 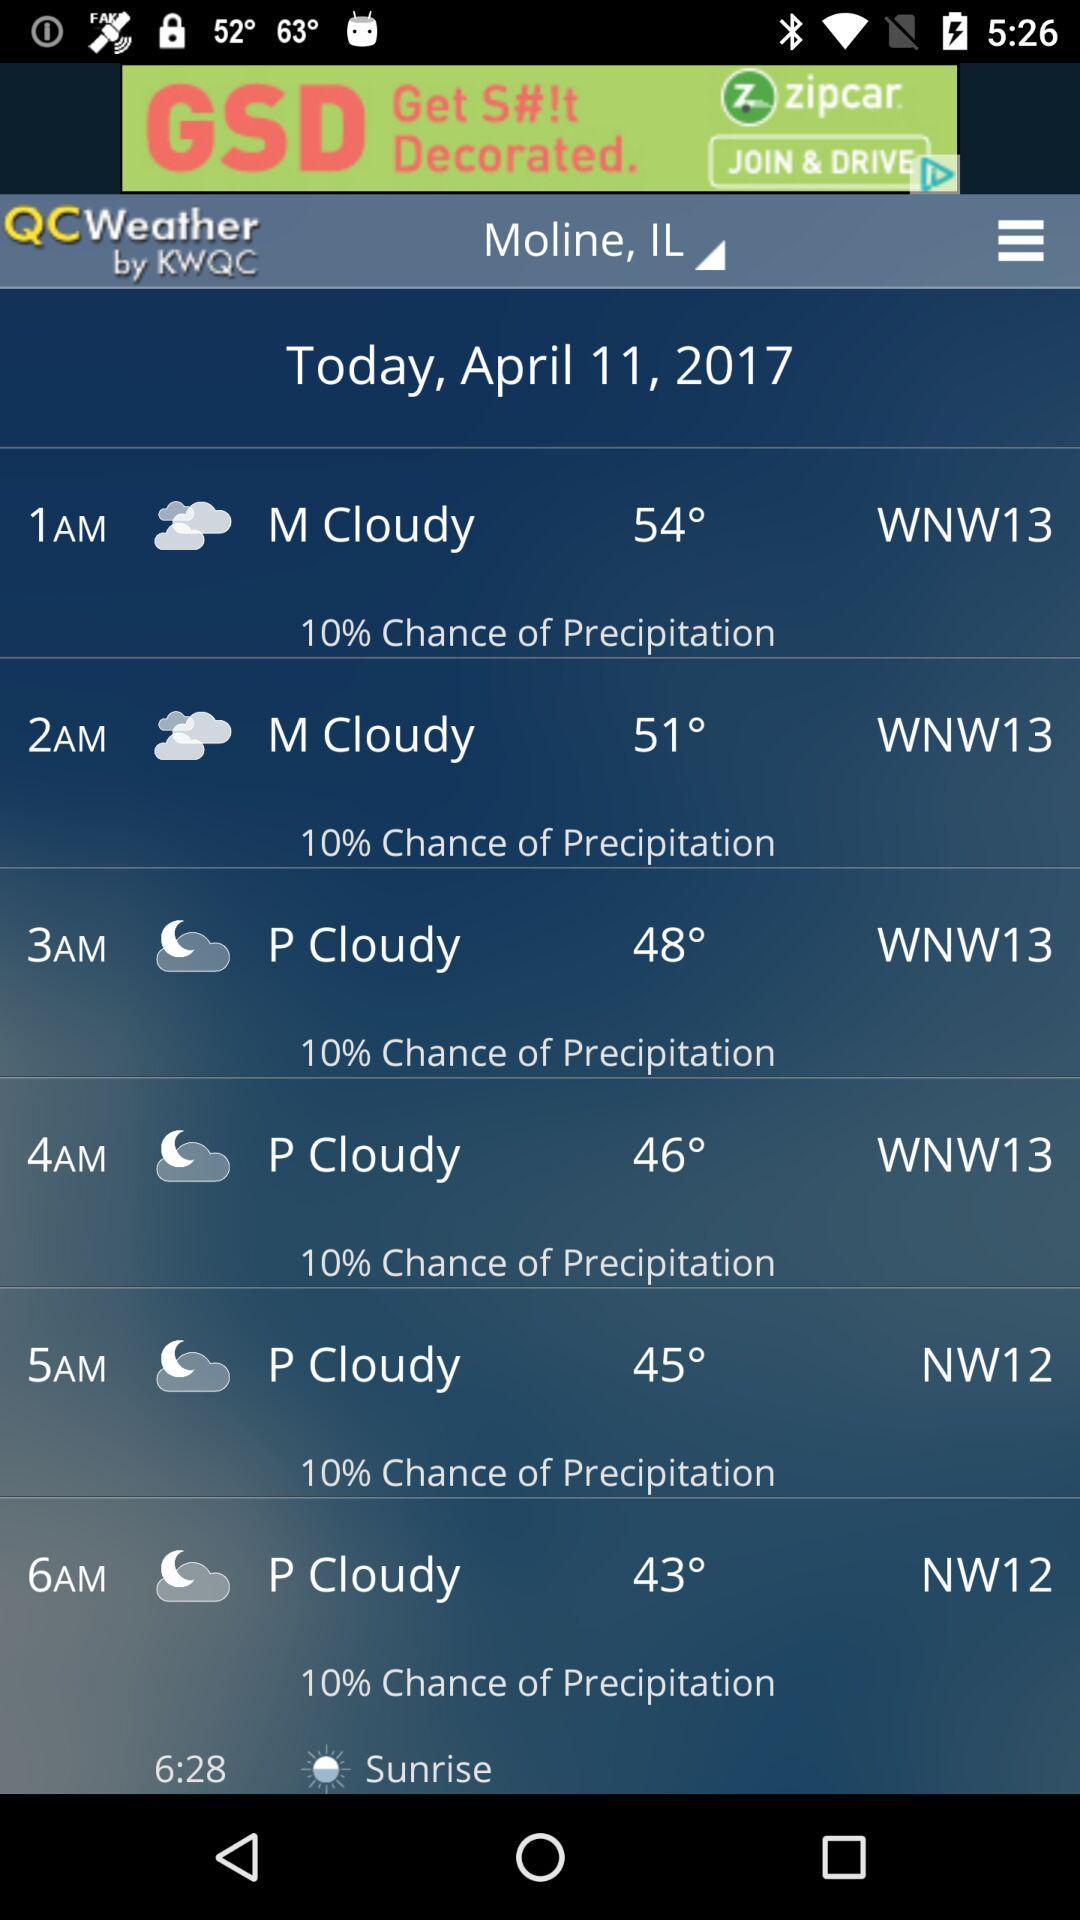 What do you see at coordinates (131, 240) in the screenshot?
I see `switch to qcweather app` at bounding box center [131, 240].